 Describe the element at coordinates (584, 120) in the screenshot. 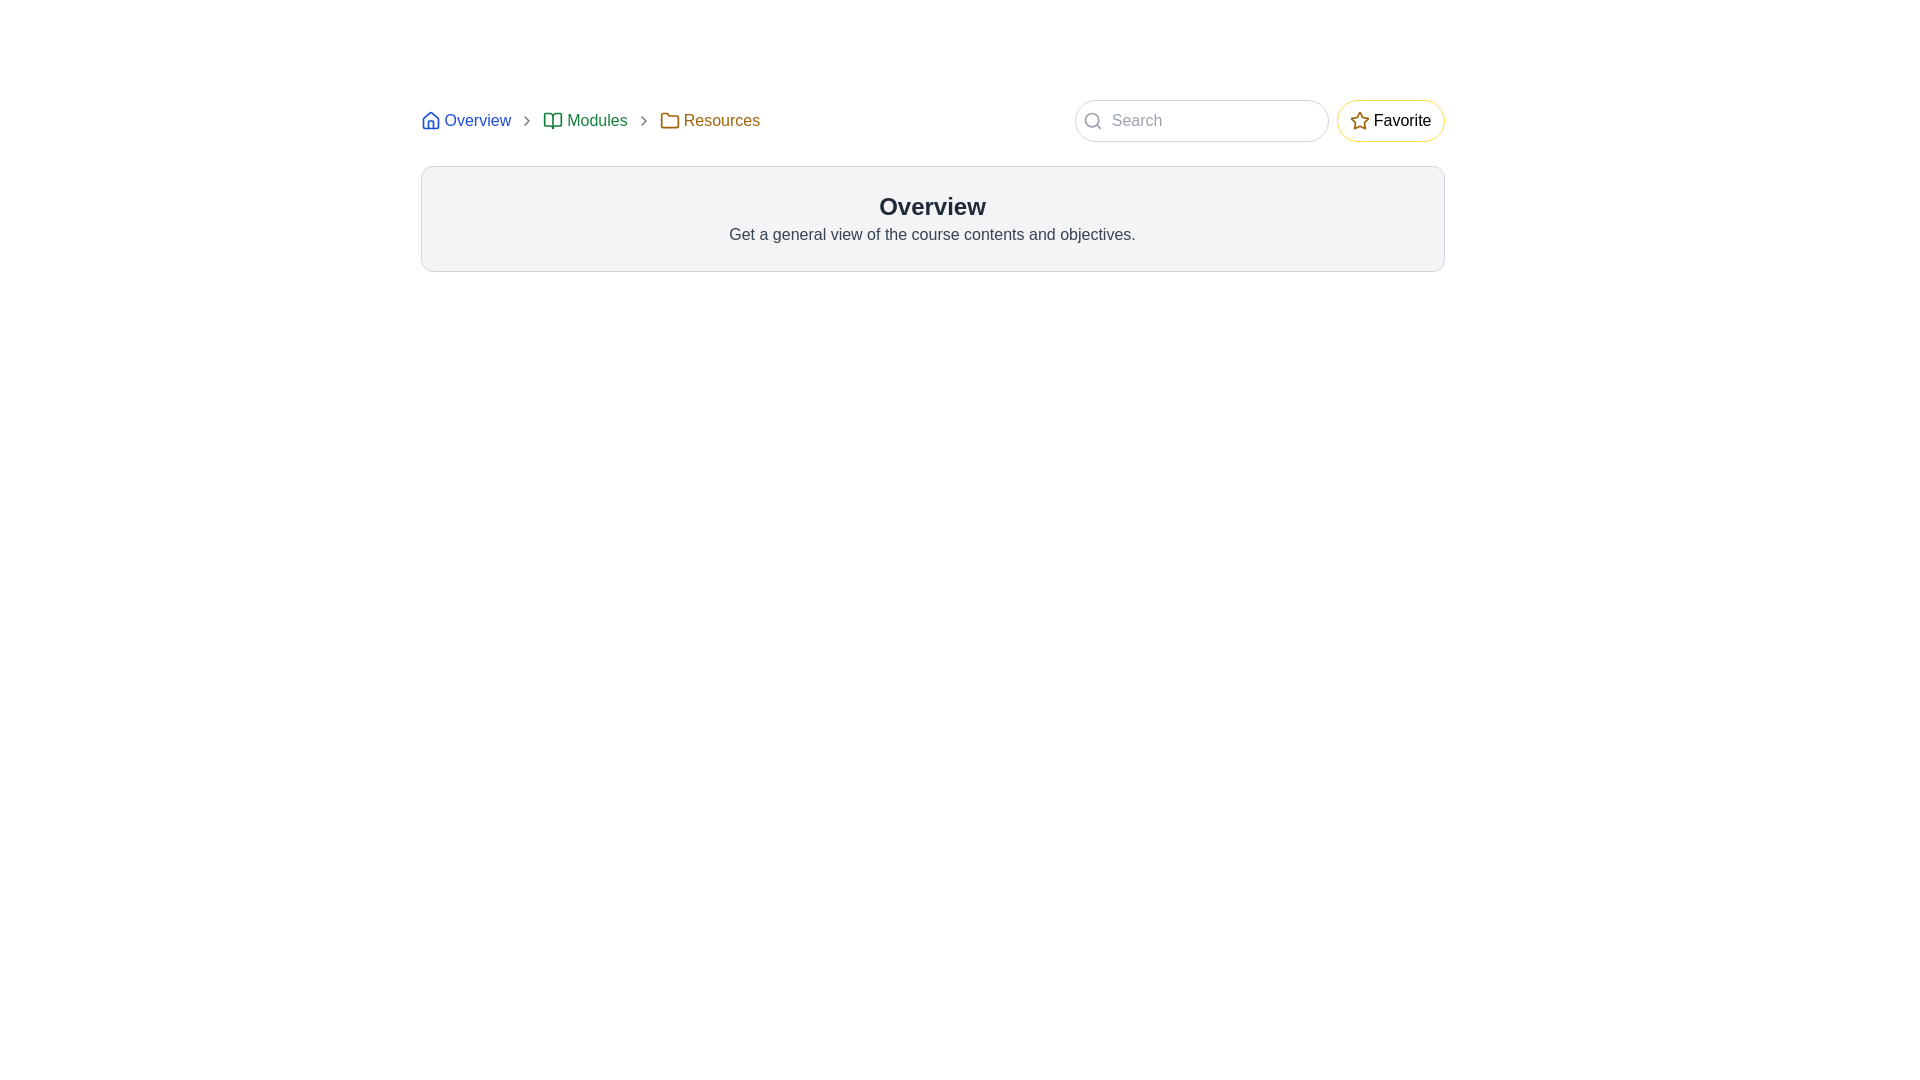

I see `the clickable link with an icon in the breadcrumb navigation bar to change its color` at that location.